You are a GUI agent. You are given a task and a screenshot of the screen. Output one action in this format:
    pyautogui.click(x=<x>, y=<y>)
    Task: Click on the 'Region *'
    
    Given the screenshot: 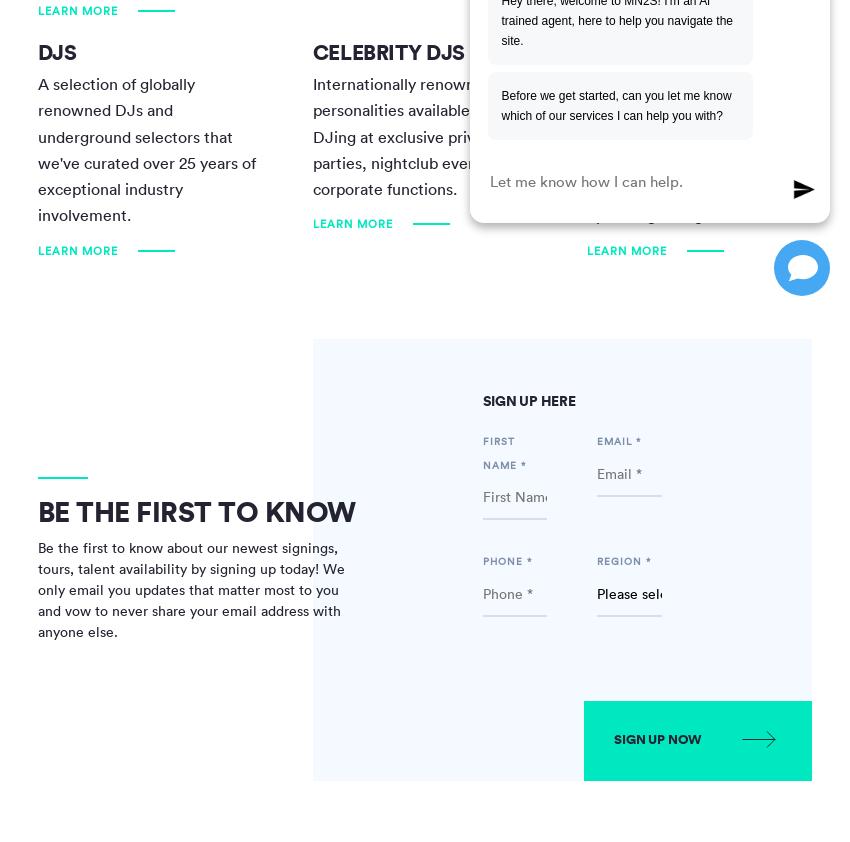 What is the action you would take?
    pyautogui.click(x=622, y=560)
    